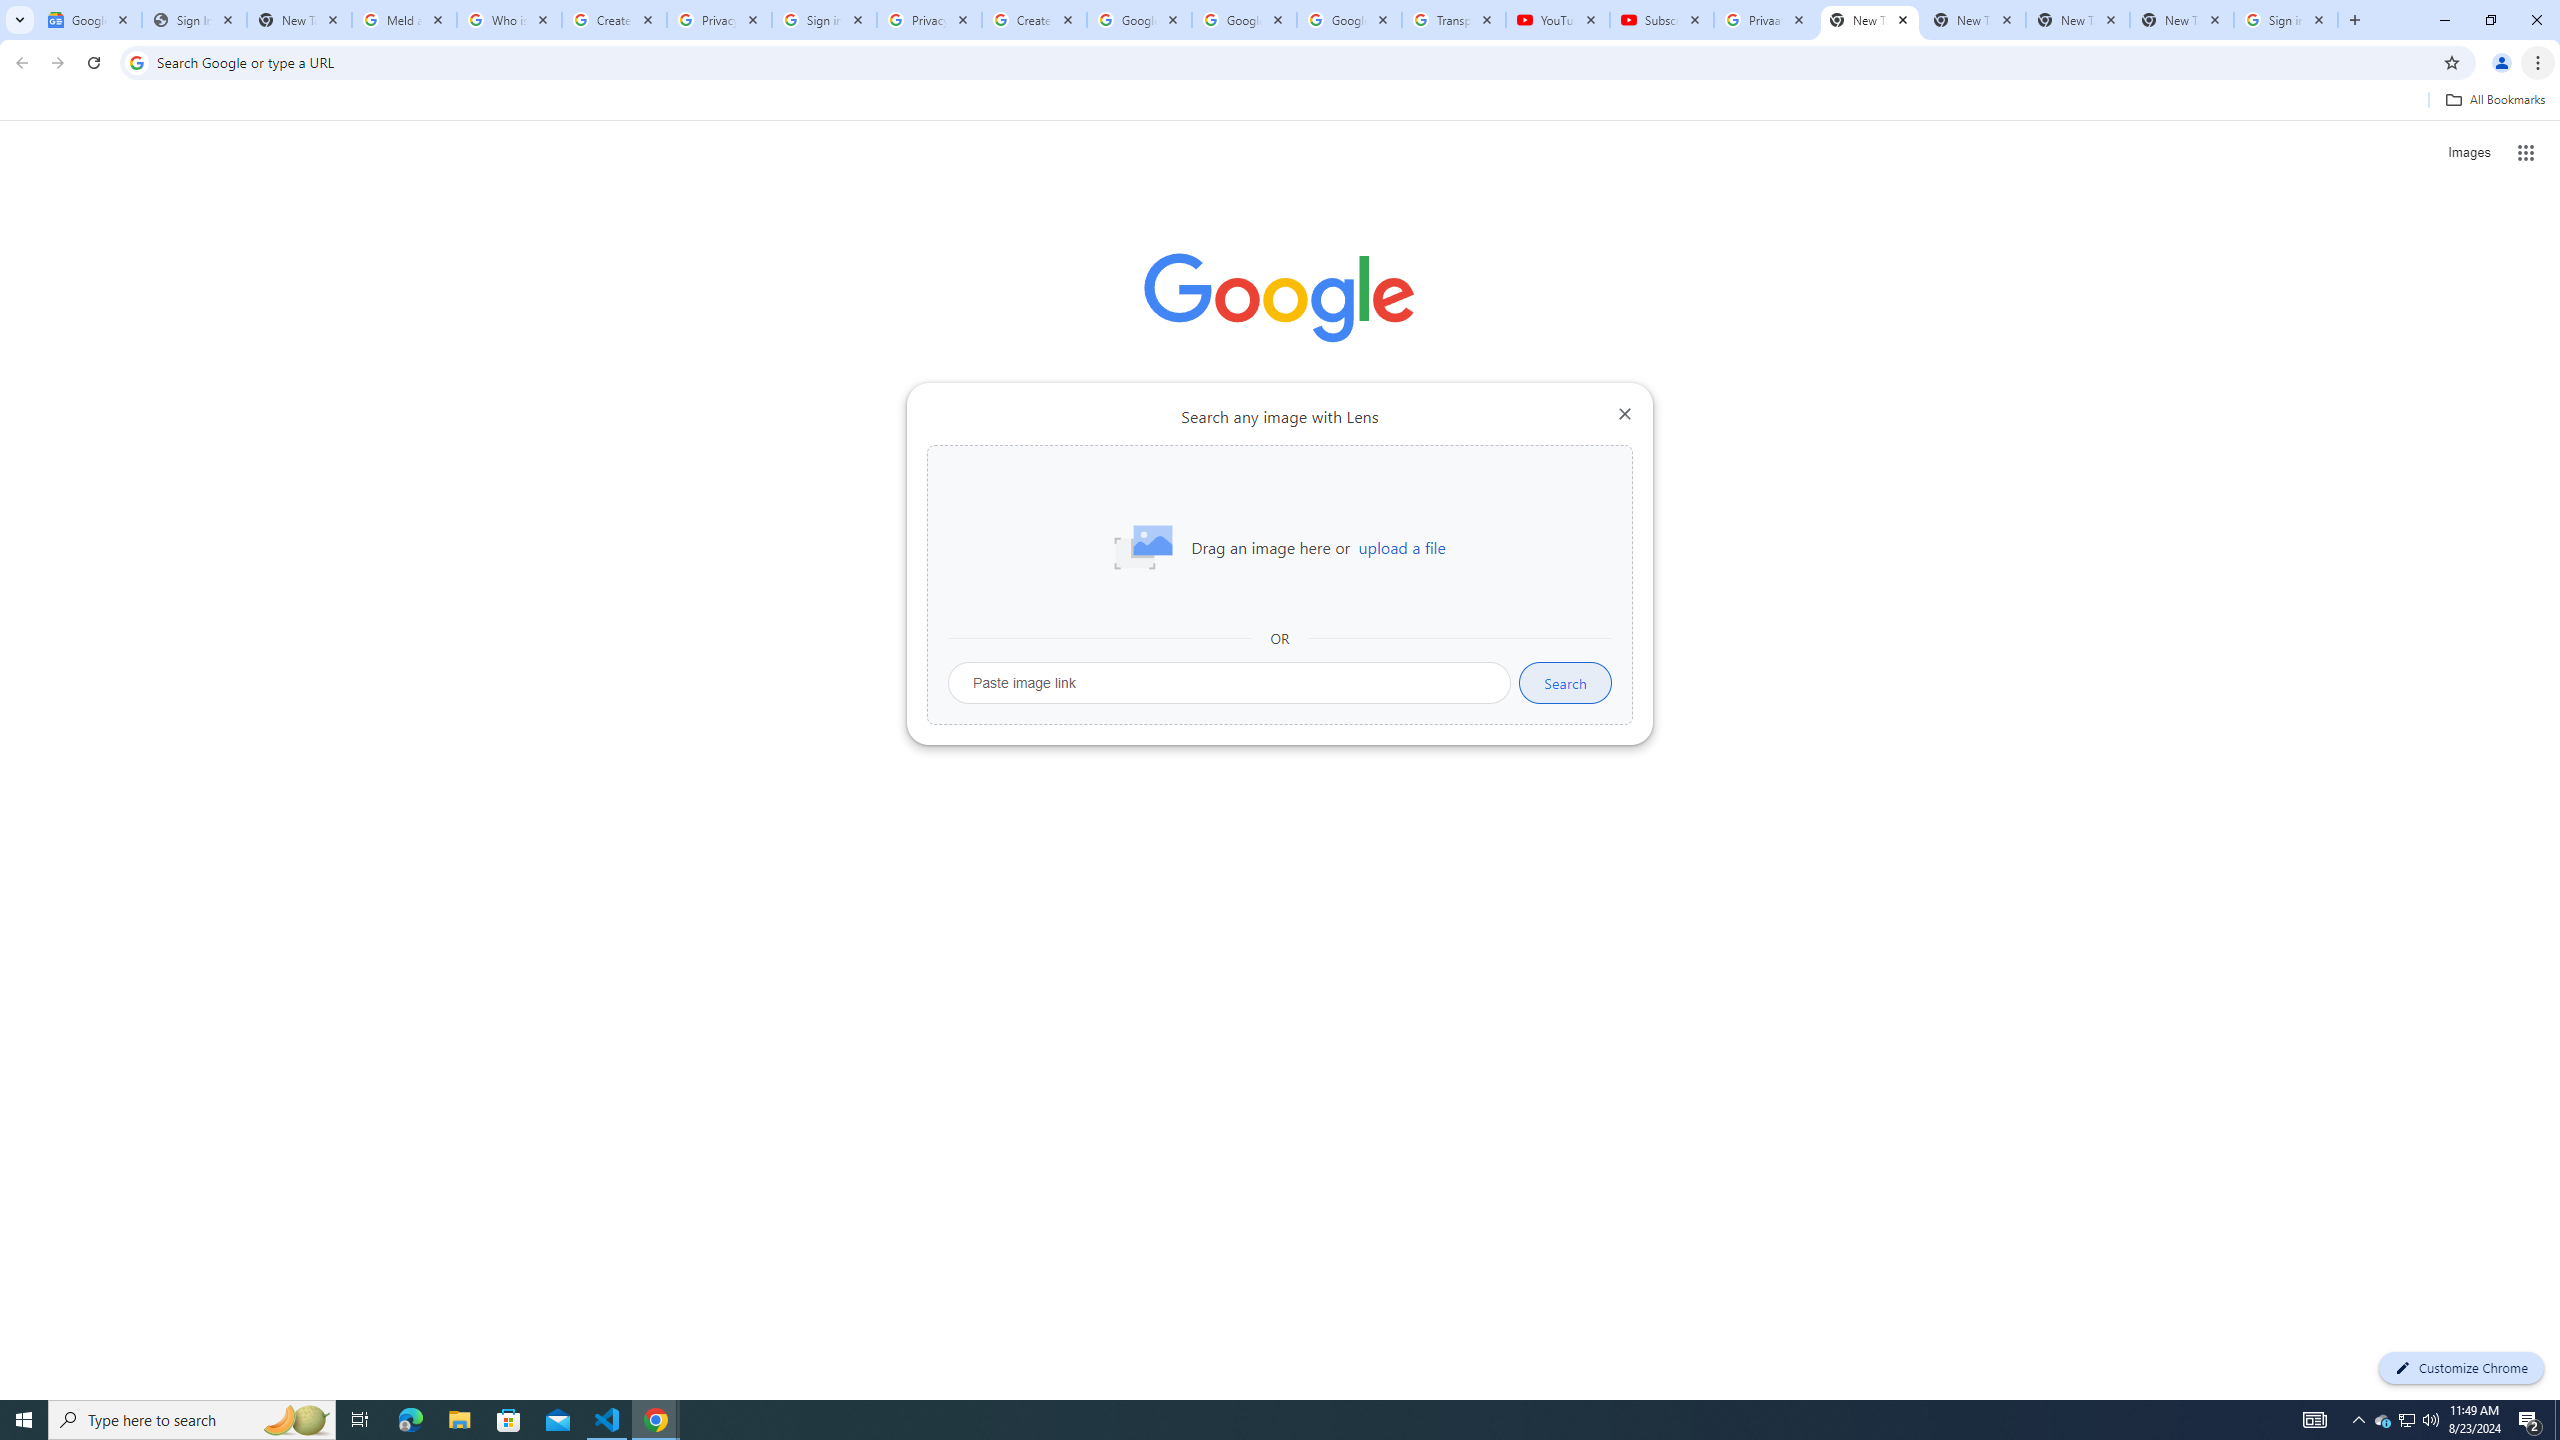 The image size is (2560, 1440). What do you see at coordinates (1230, 682) in the screenshot?
I see `'Paste image link'` at bounding box center [1230, 682].